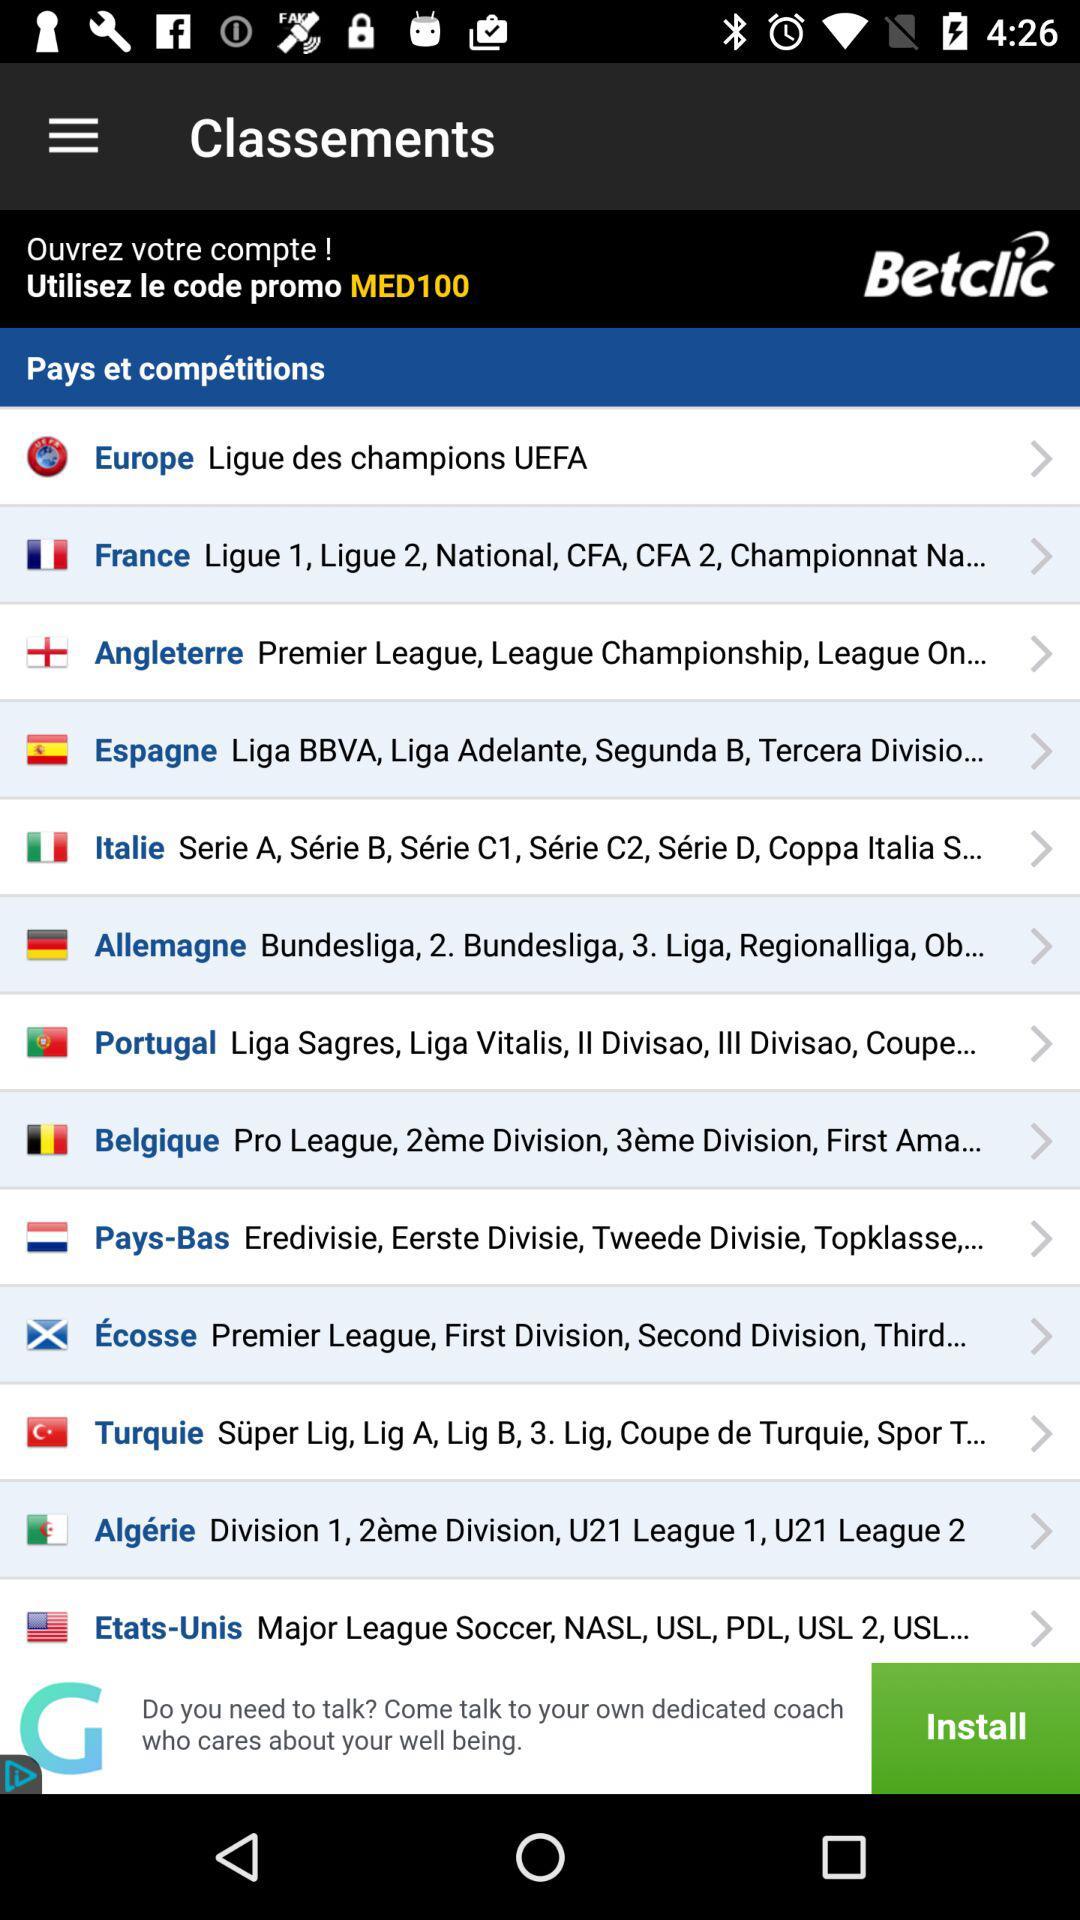 Image resolution: width=1080 pixels, height=1920 pixels. What do you see at coordinates (540, 1727) in the screenshot?
I see `advertisement` at bounding box center [540, 1727].